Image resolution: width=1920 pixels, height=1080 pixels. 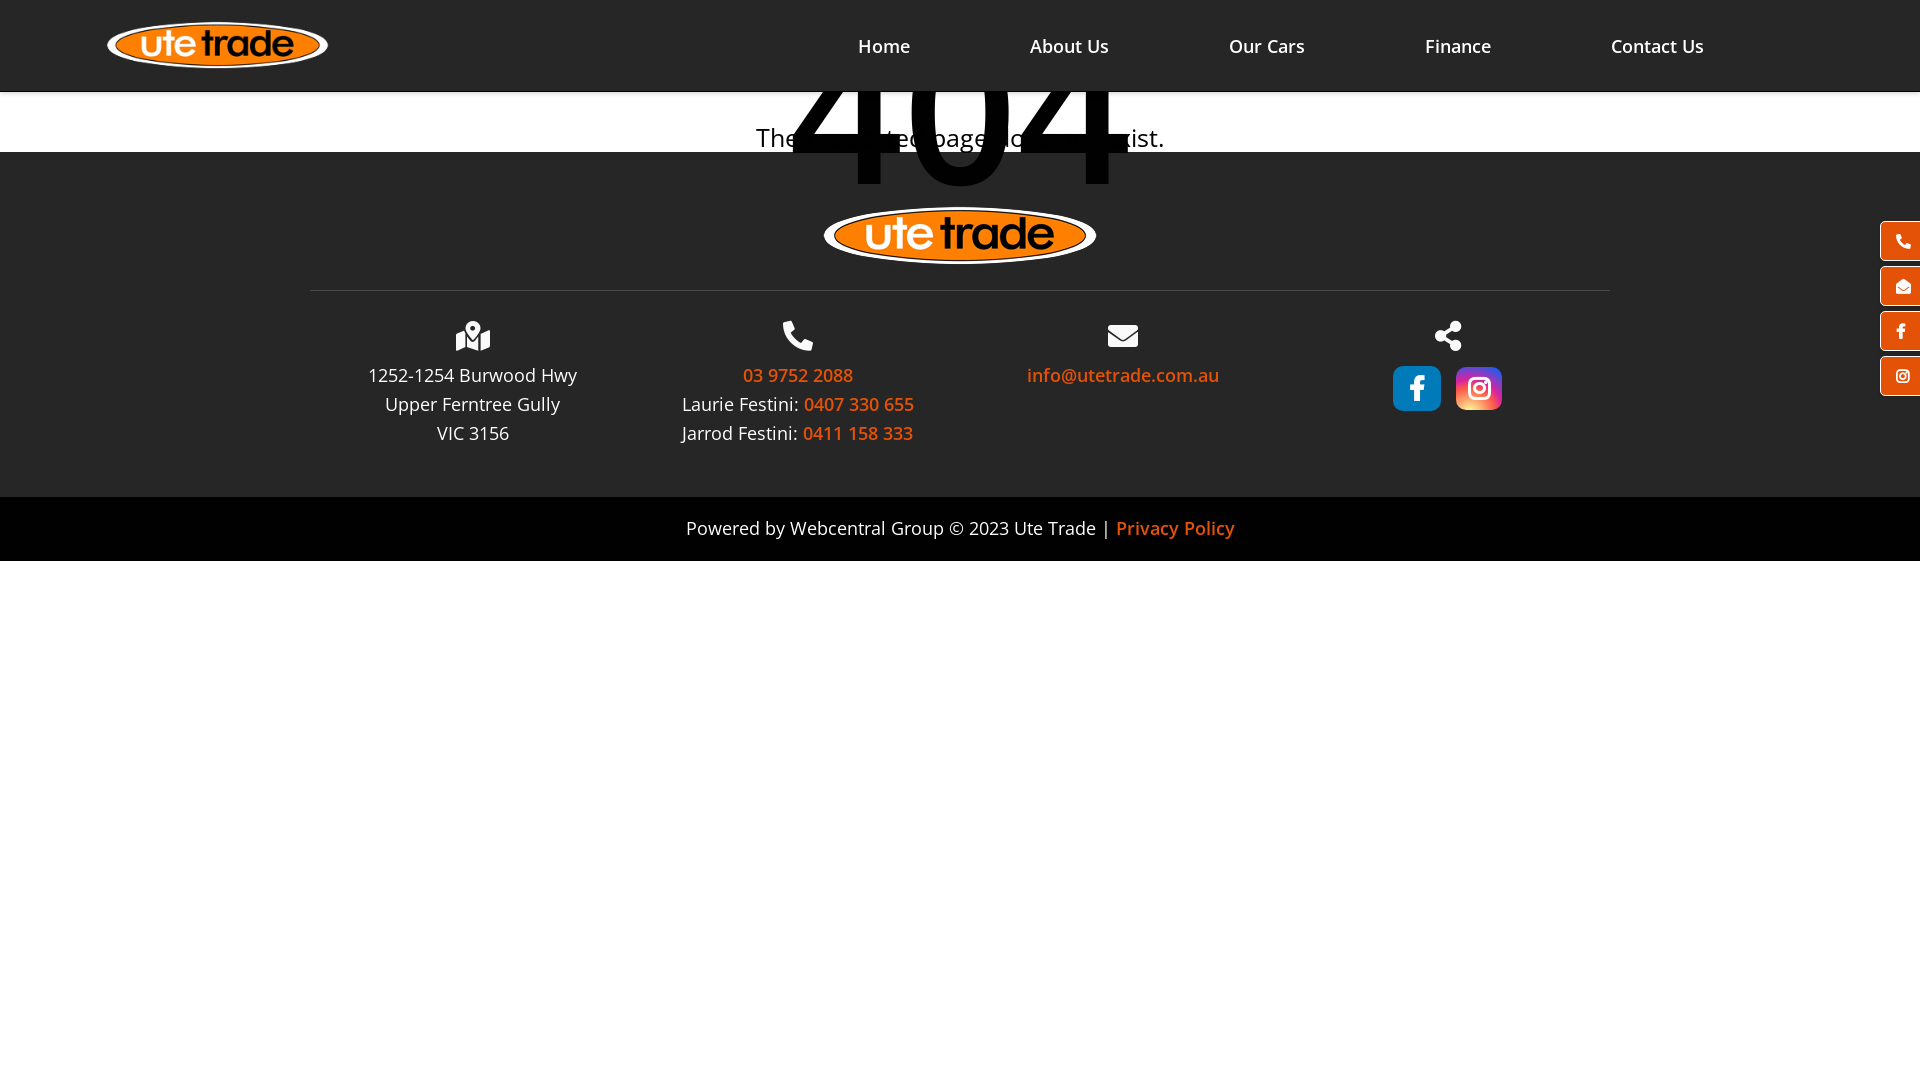 I want to click on '0407 330 655', so click(x=804, y=404).